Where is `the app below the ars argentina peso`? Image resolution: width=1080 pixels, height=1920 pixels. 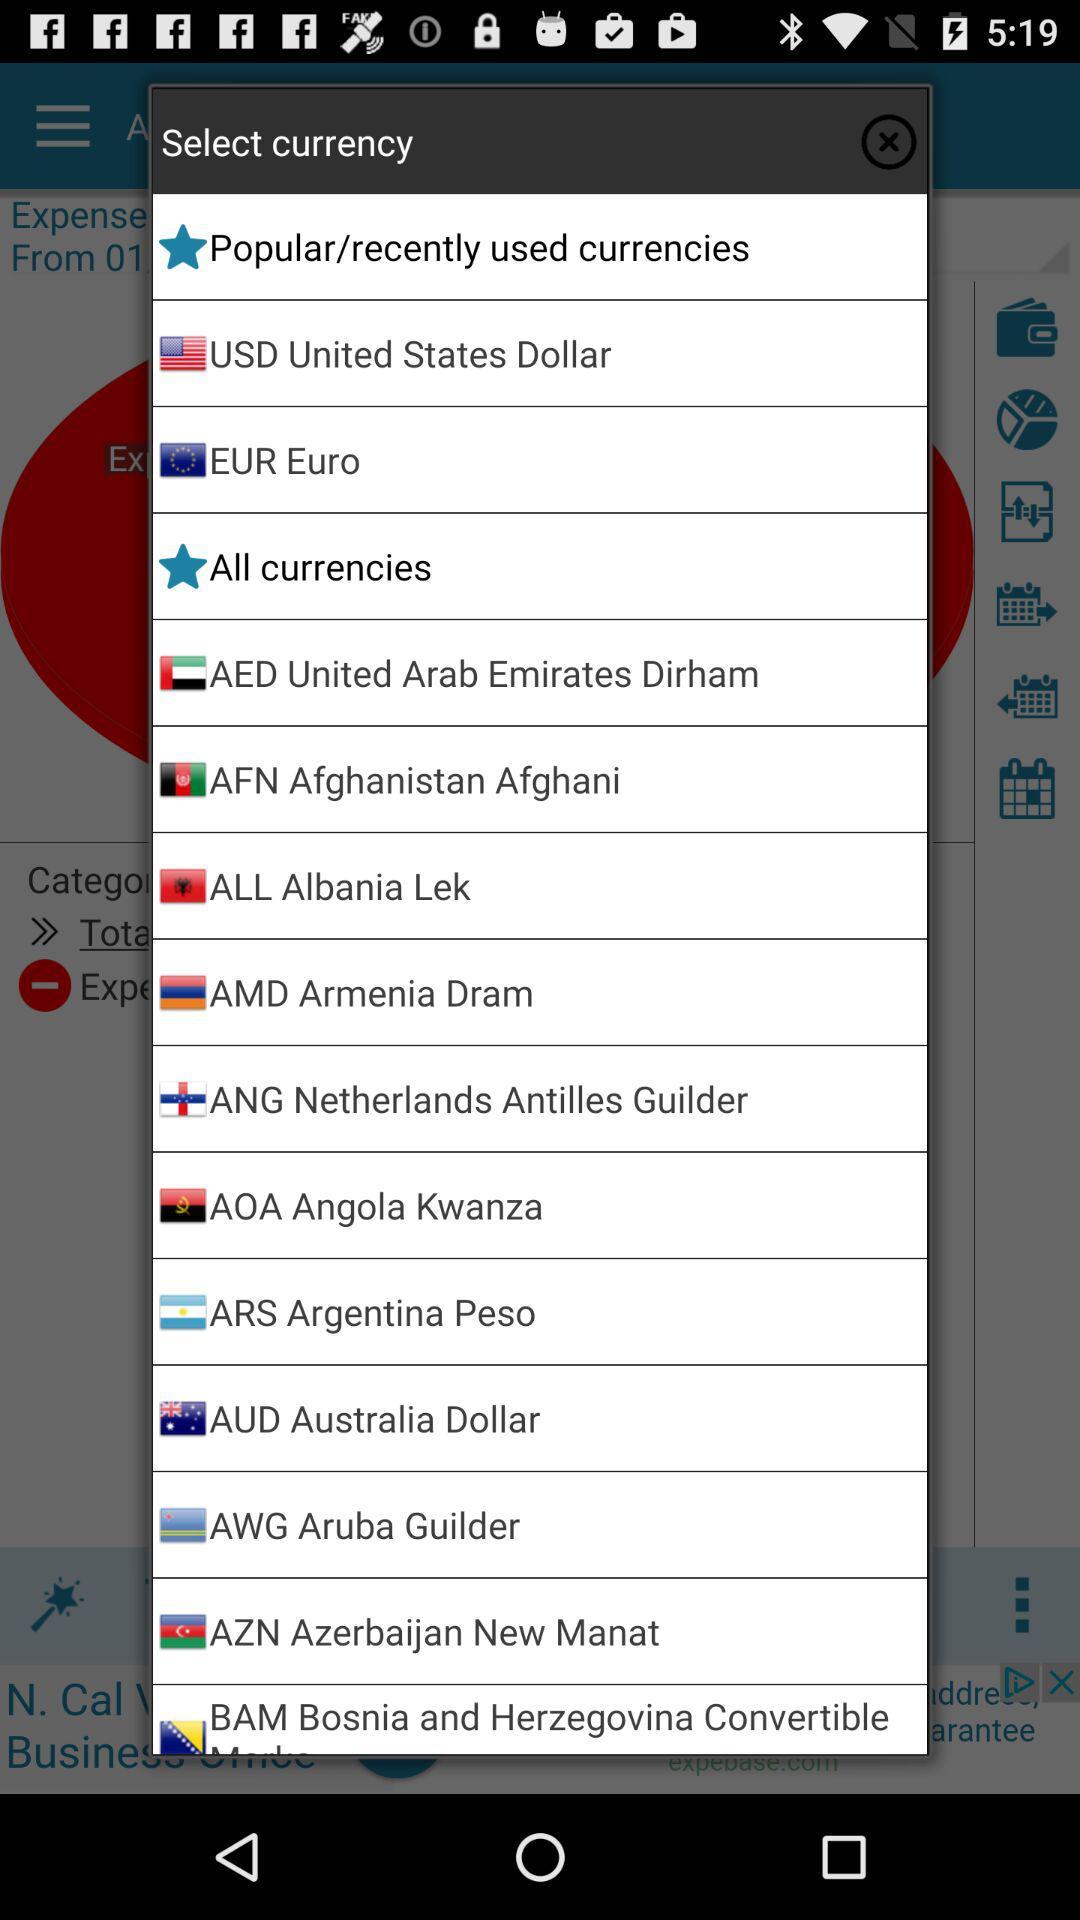
the app below the ars argentina peso is located at coordinates (564, 1417).